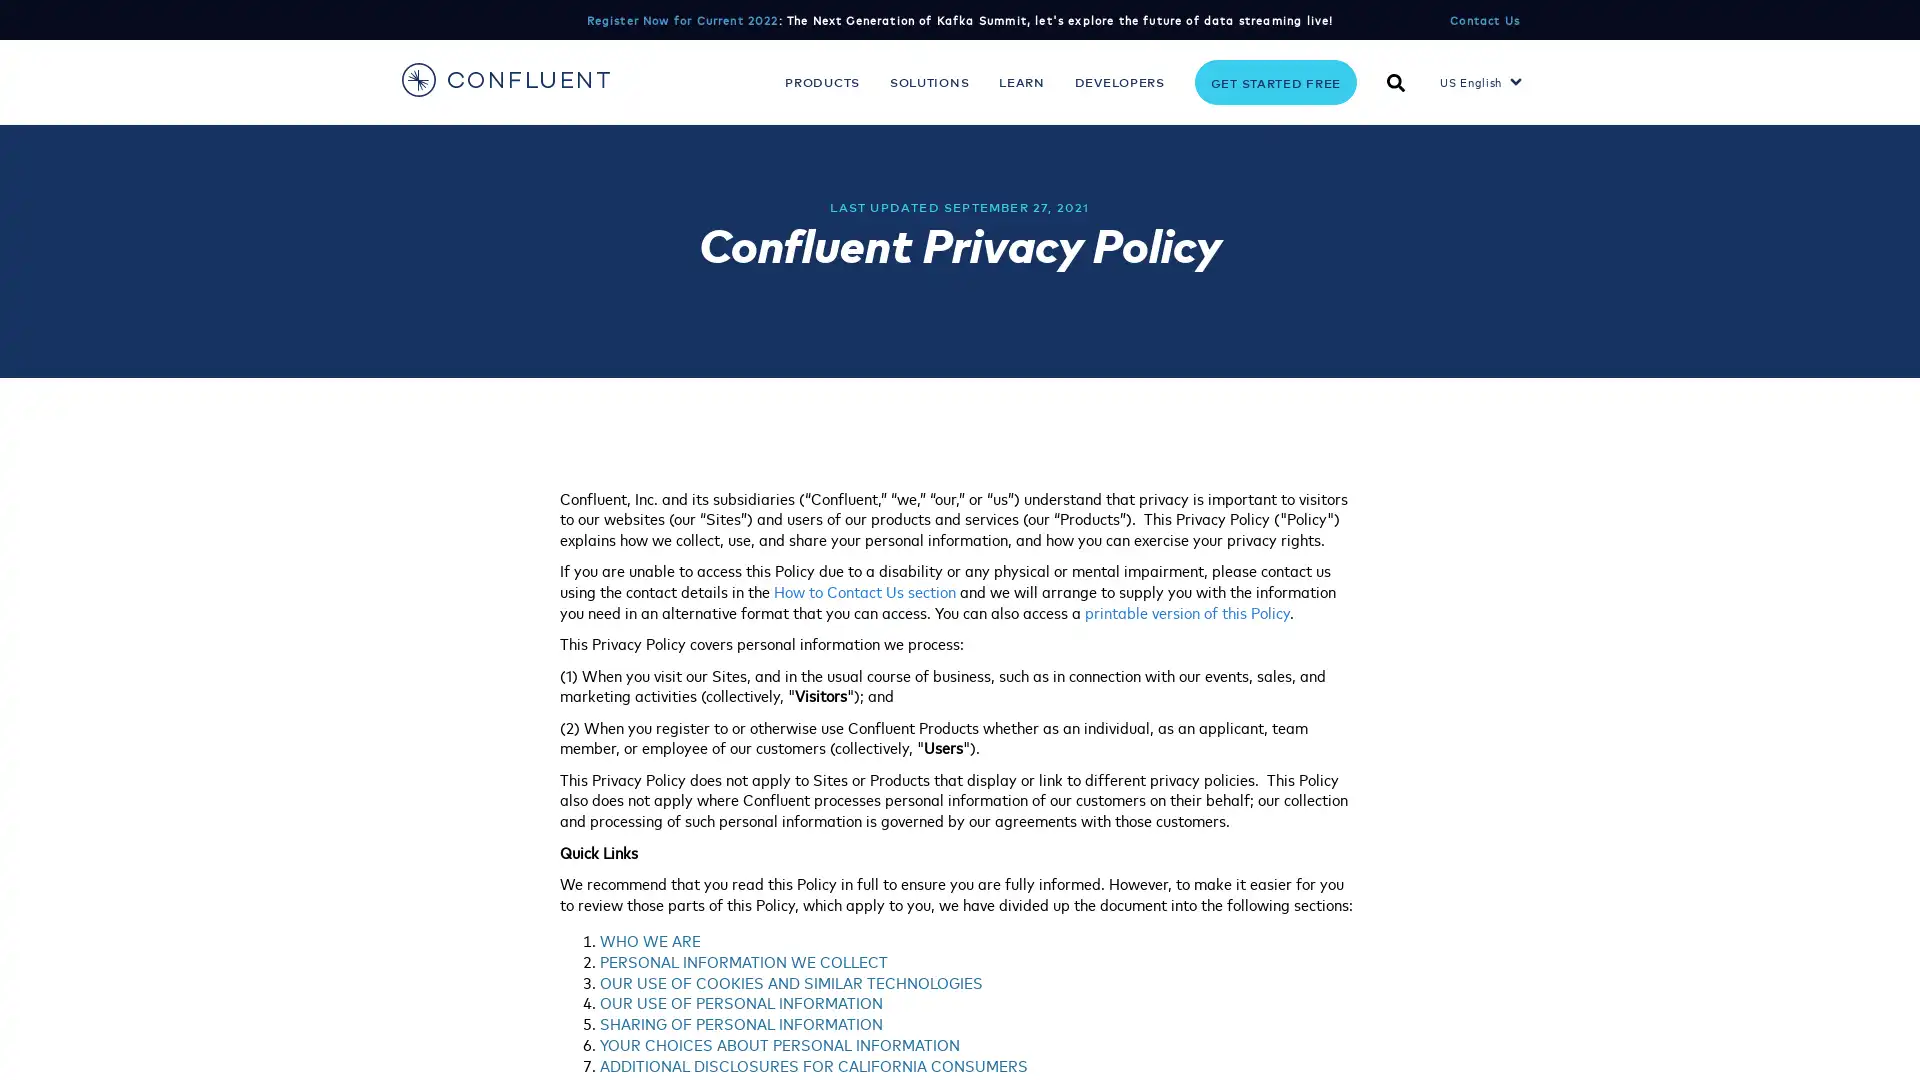 The image size is (1920, 1080). What do you see at coordinates (1583, 1036) in the screenshot?
I see `Accept Cookies` at bounding box center [1583, 1036].